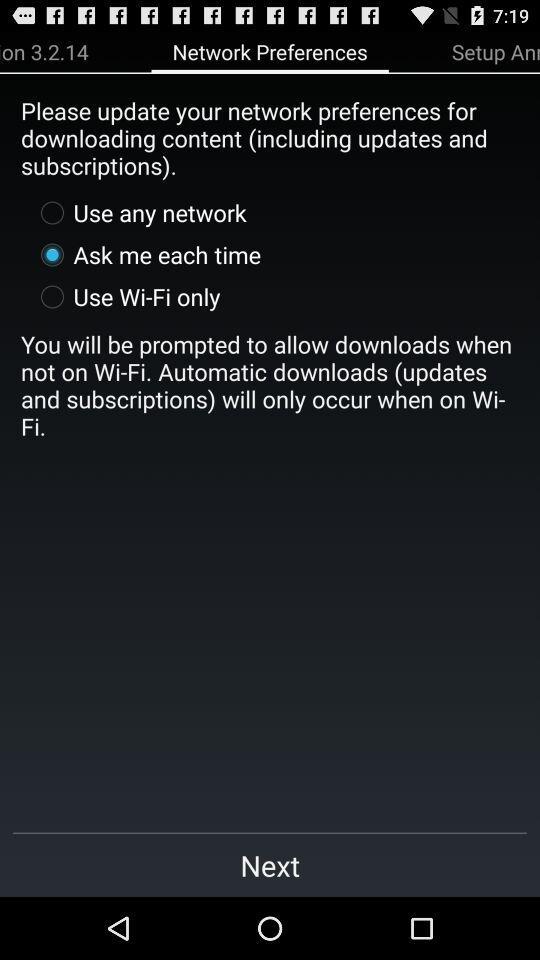 The height and width of the screenshot is (960, 540). I want to click on app above please update your icon, so click(44, 50).